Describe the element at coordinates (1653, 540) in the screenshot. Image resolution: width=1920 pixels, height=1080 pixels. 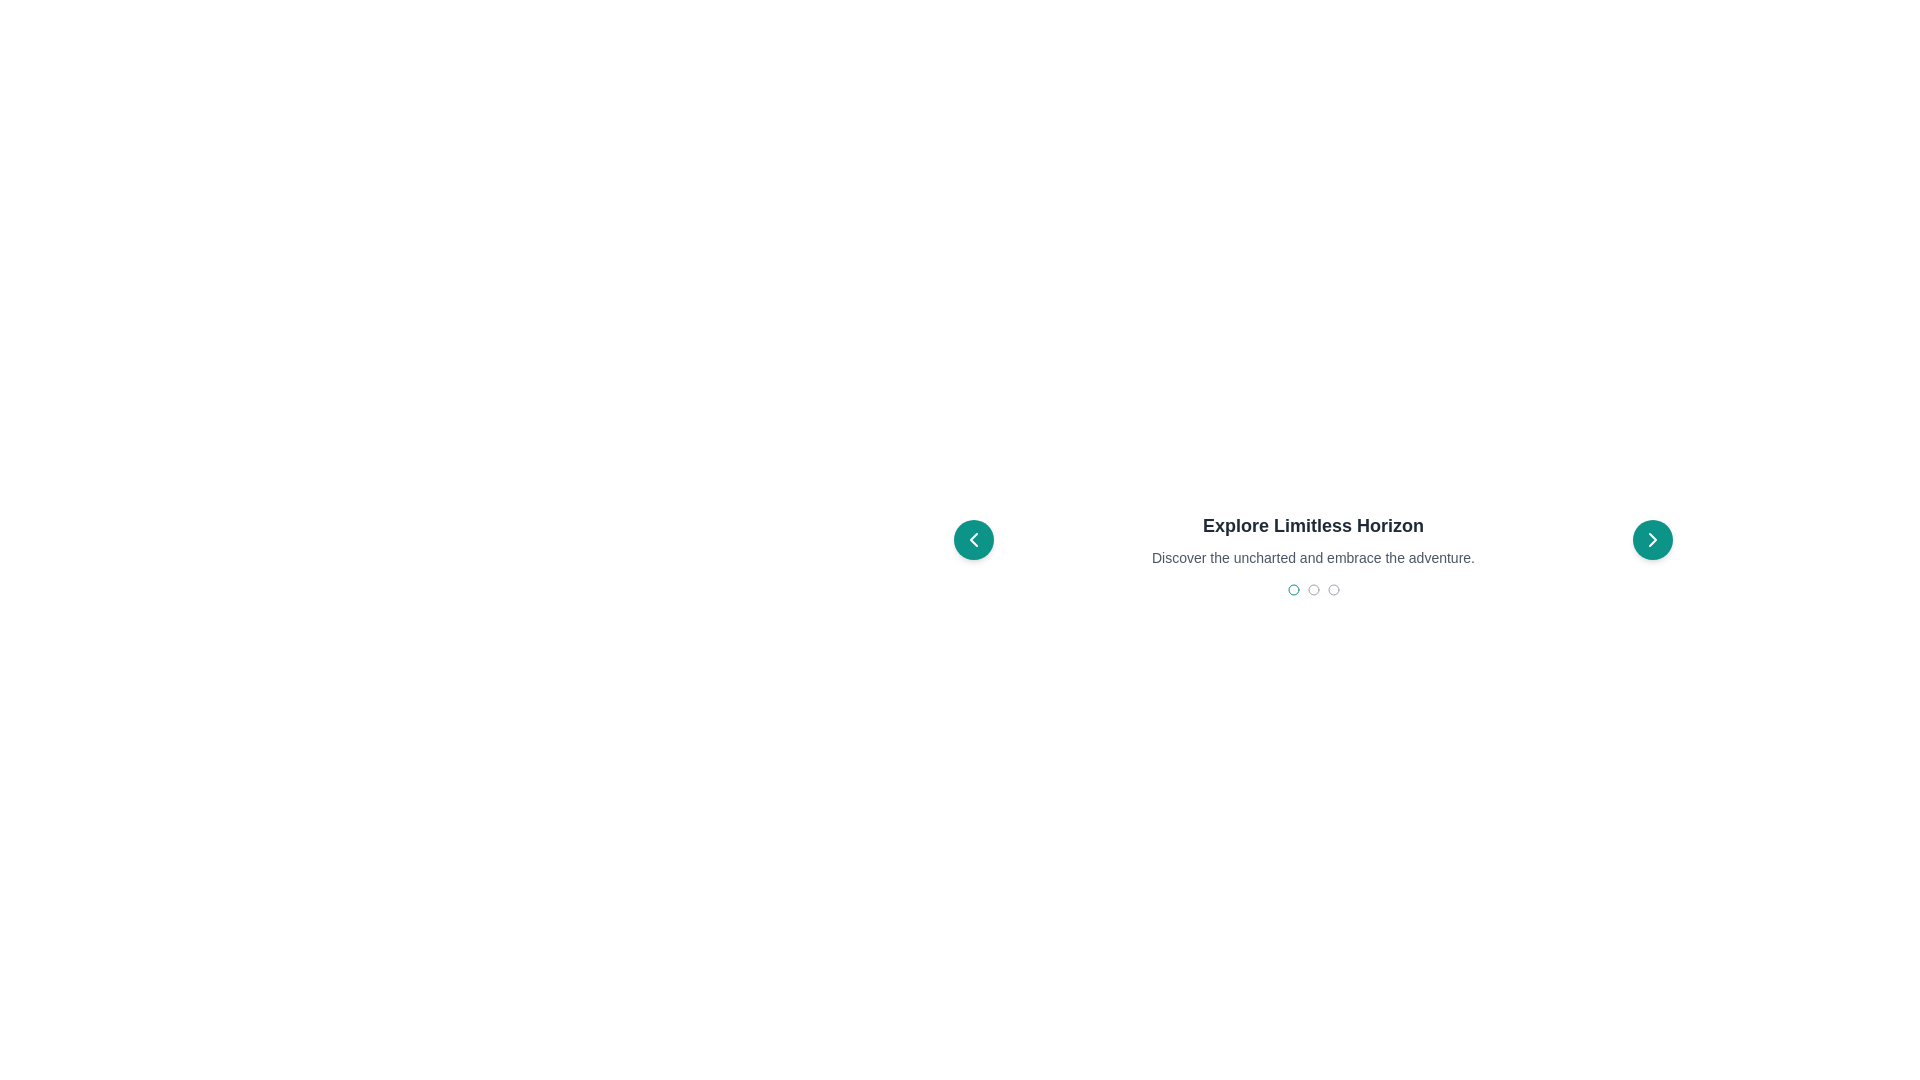
I see `the chevron-shaped icon styled as a right arrow, which is enclosed within a teal circular button` at that location.